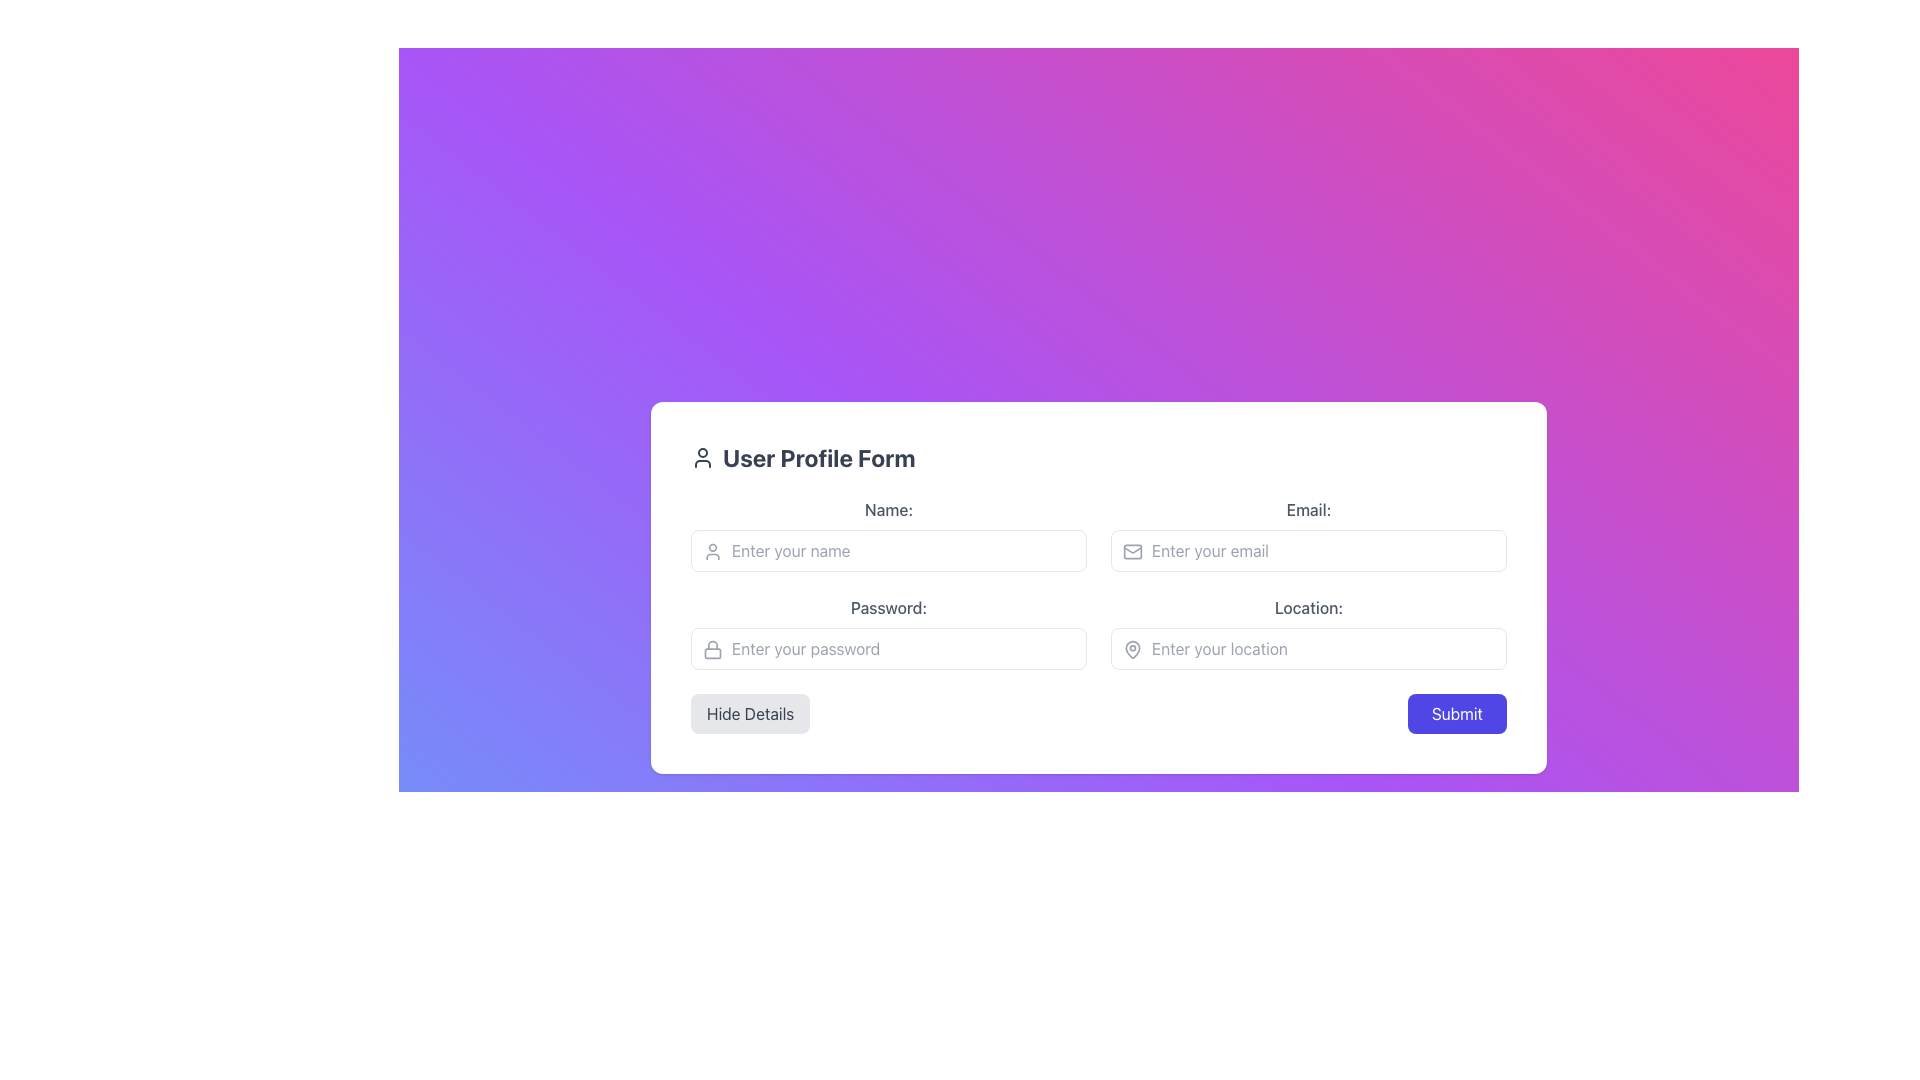 Image resolution: width=1920 pixels, height=1080 pixels. I want to click on the gray lock icon located on the left side of the password input box in the user profile form interface, so click(713, 650).